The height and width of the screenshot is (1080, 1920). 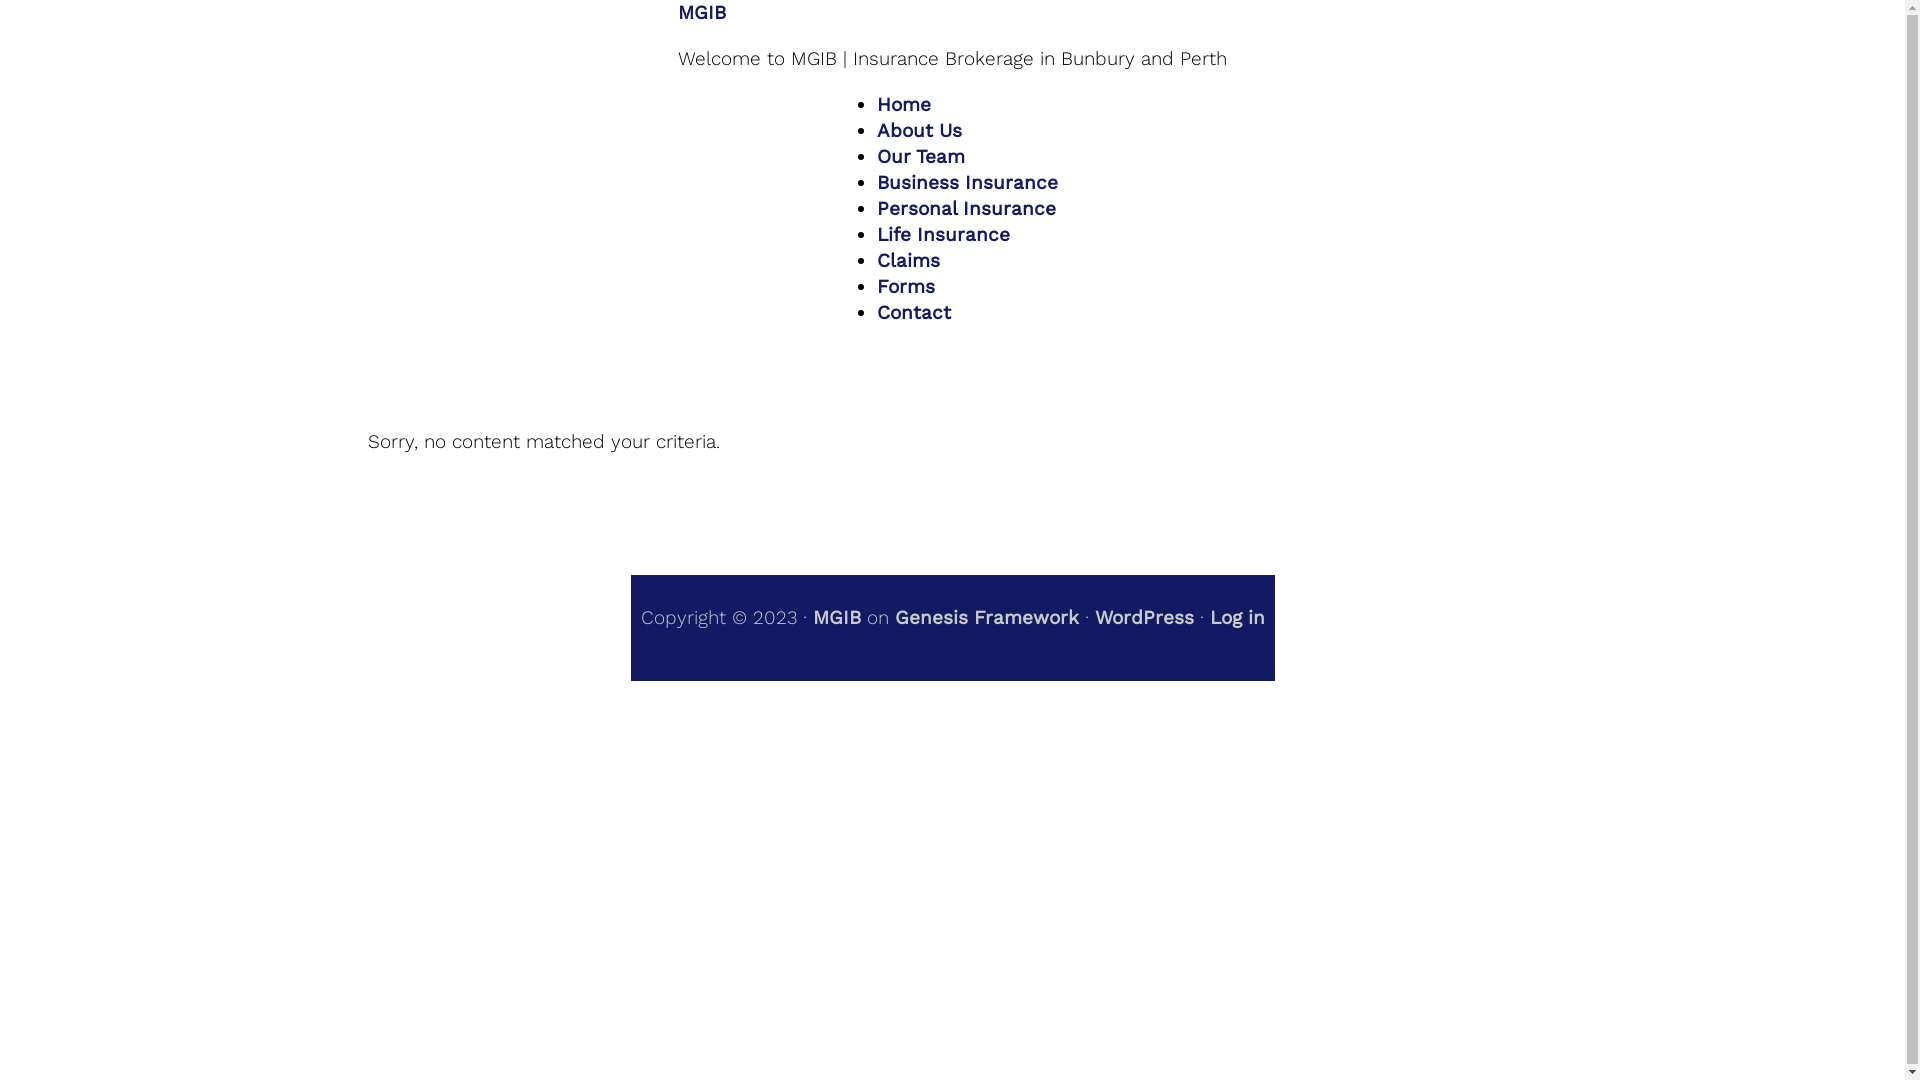 What do you see at coordinates (1236, 616) in the screenshot?
I see `'Log in'` at bounding box center [1236, 616].